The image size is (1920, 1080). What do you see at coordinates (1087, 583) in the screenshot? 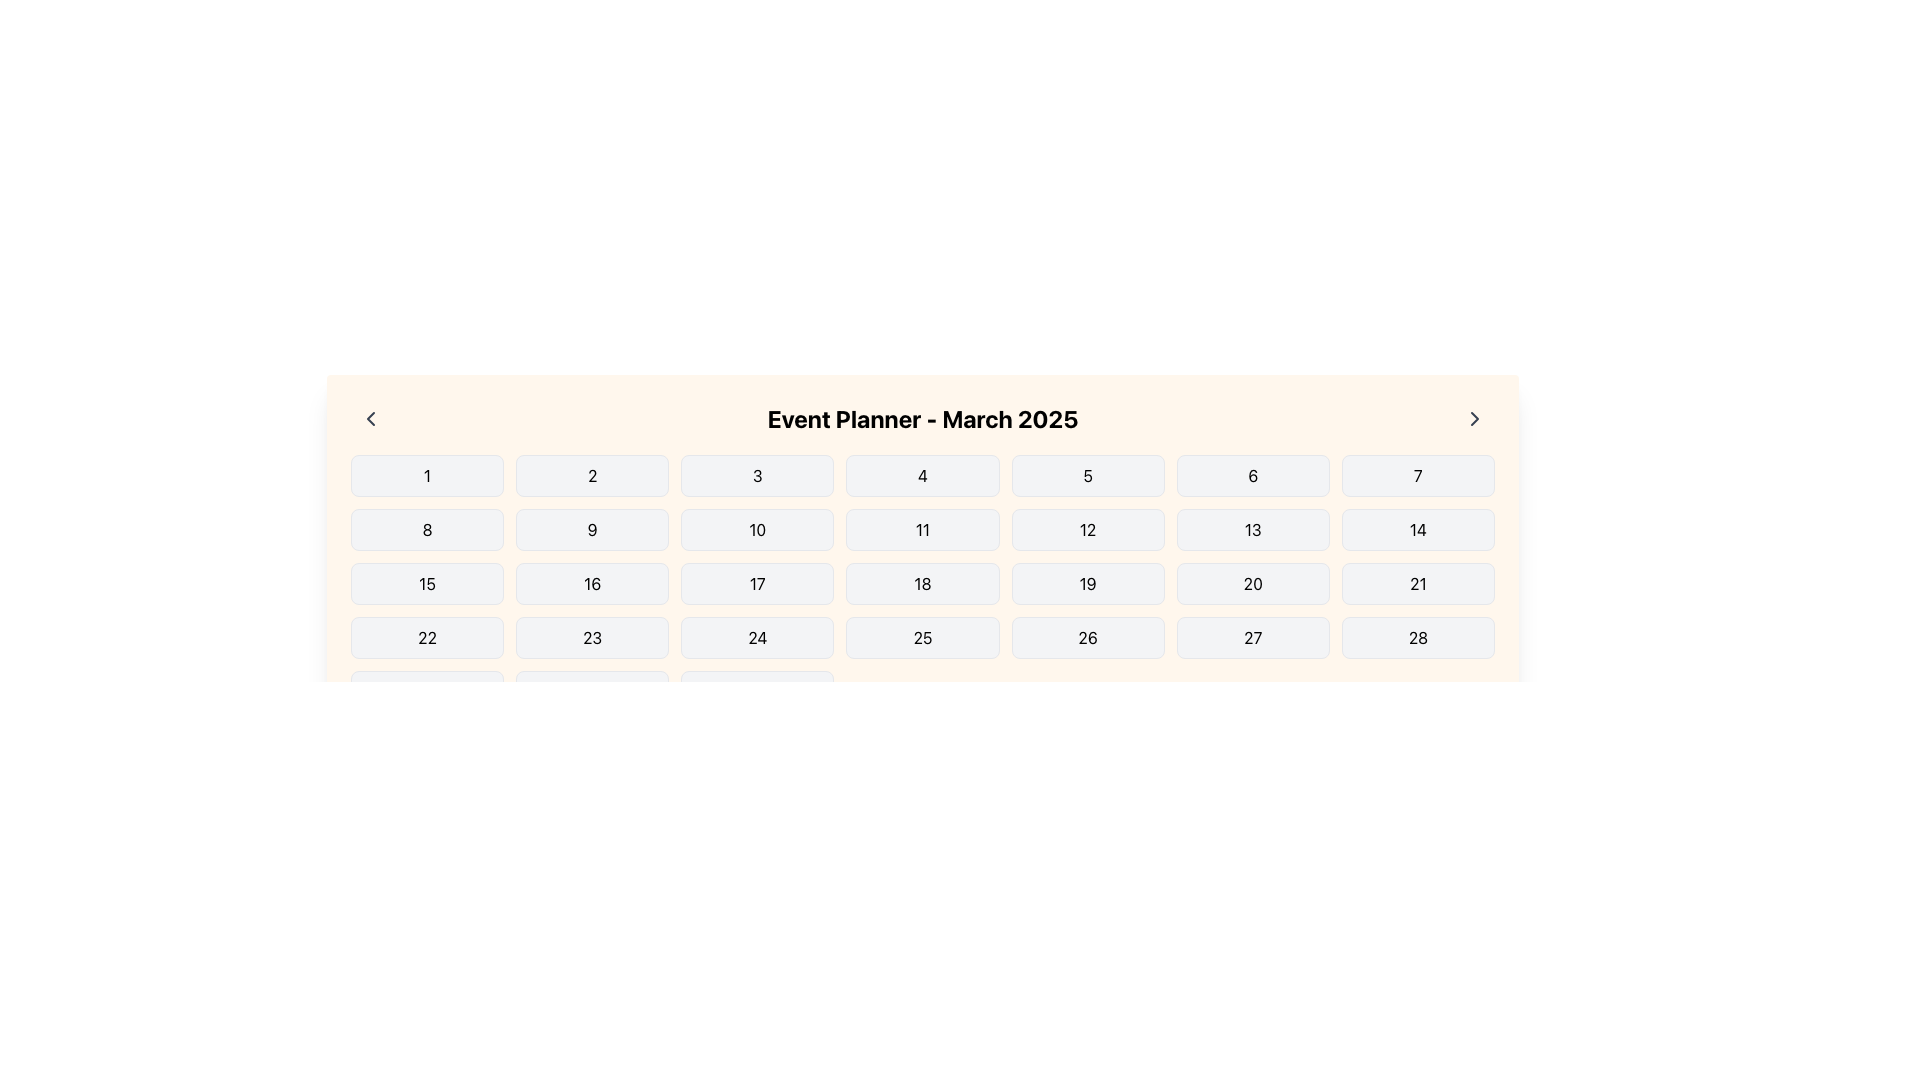
I see `the date '19' button-like element in the calendar interface, which is the seventh item in the third row of the grid layout` at bounding box center [1087, 583].